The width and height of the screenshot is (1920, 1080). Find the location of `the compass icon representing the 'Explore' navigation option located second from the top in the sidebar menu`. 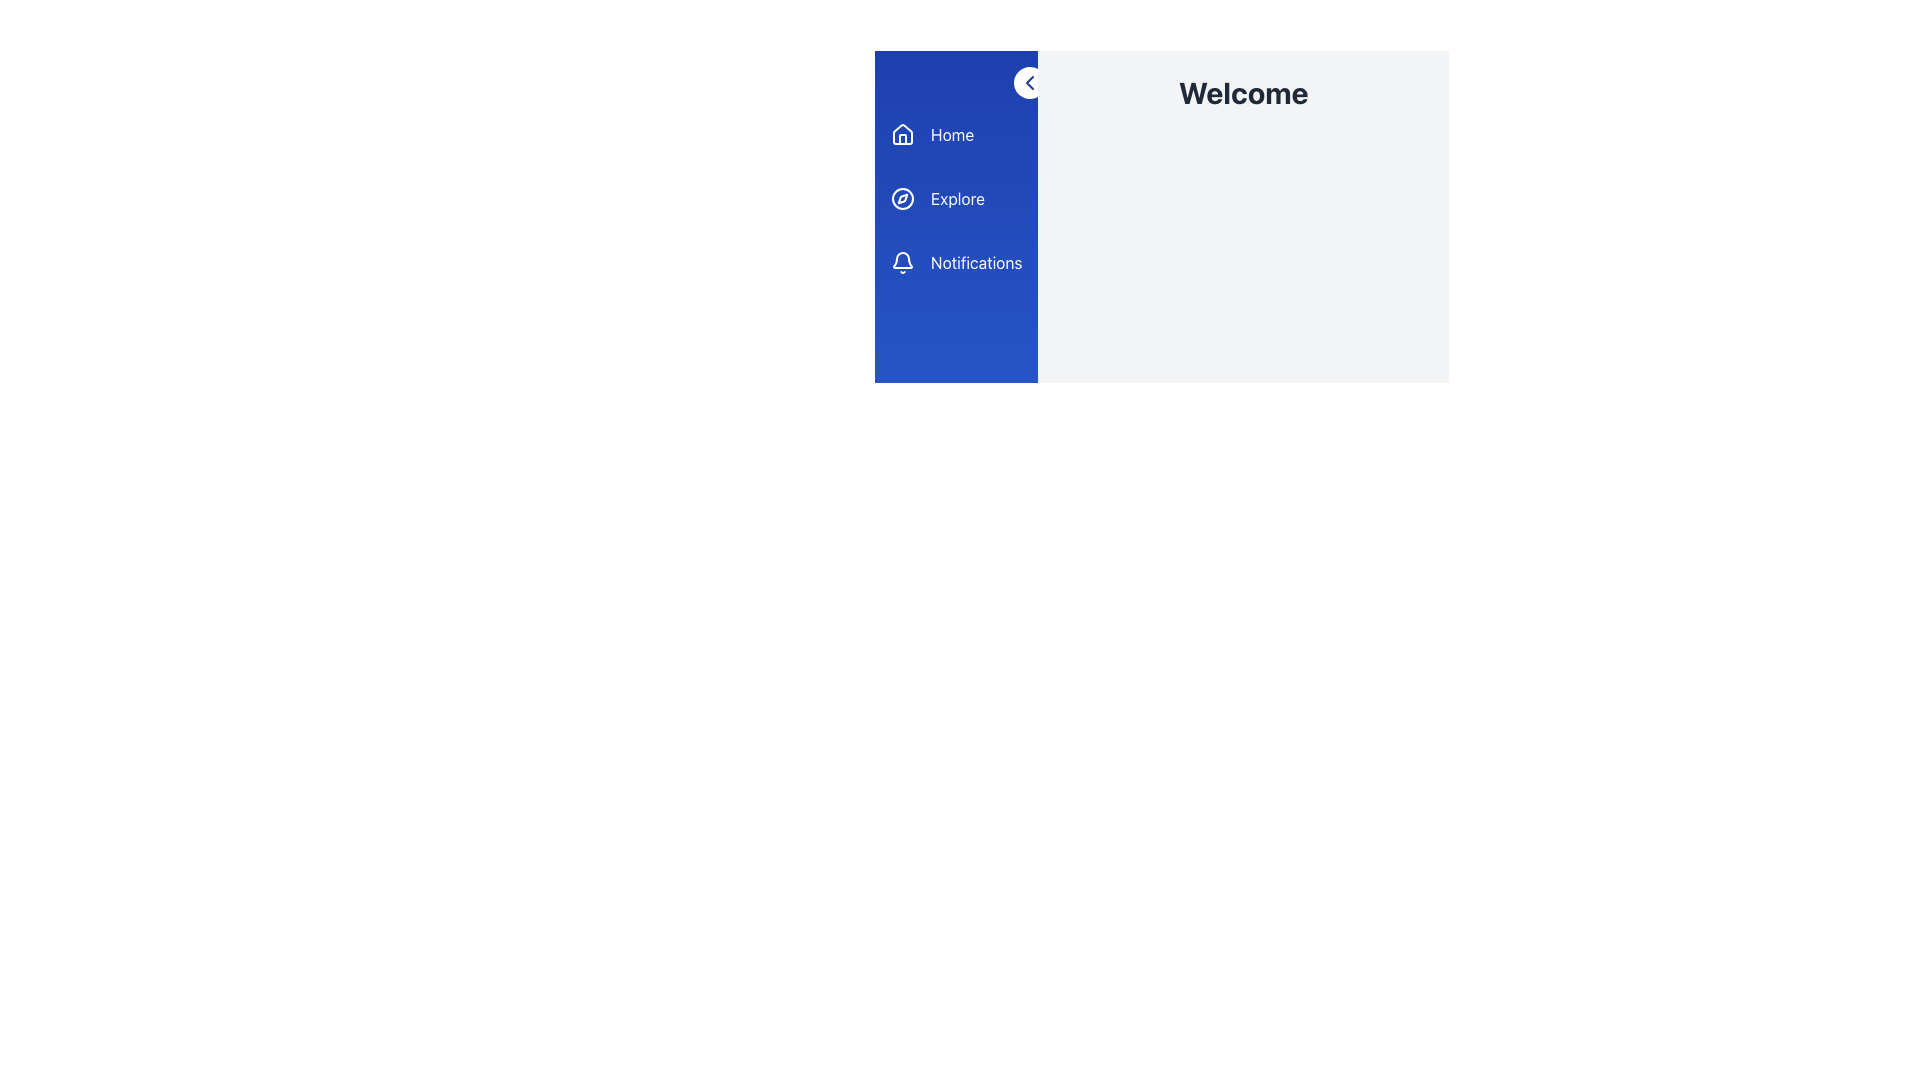

the compass icon representing the 'Explore' navigation option located second from the top in the sidebar menu is located at coordinates (901, 199).